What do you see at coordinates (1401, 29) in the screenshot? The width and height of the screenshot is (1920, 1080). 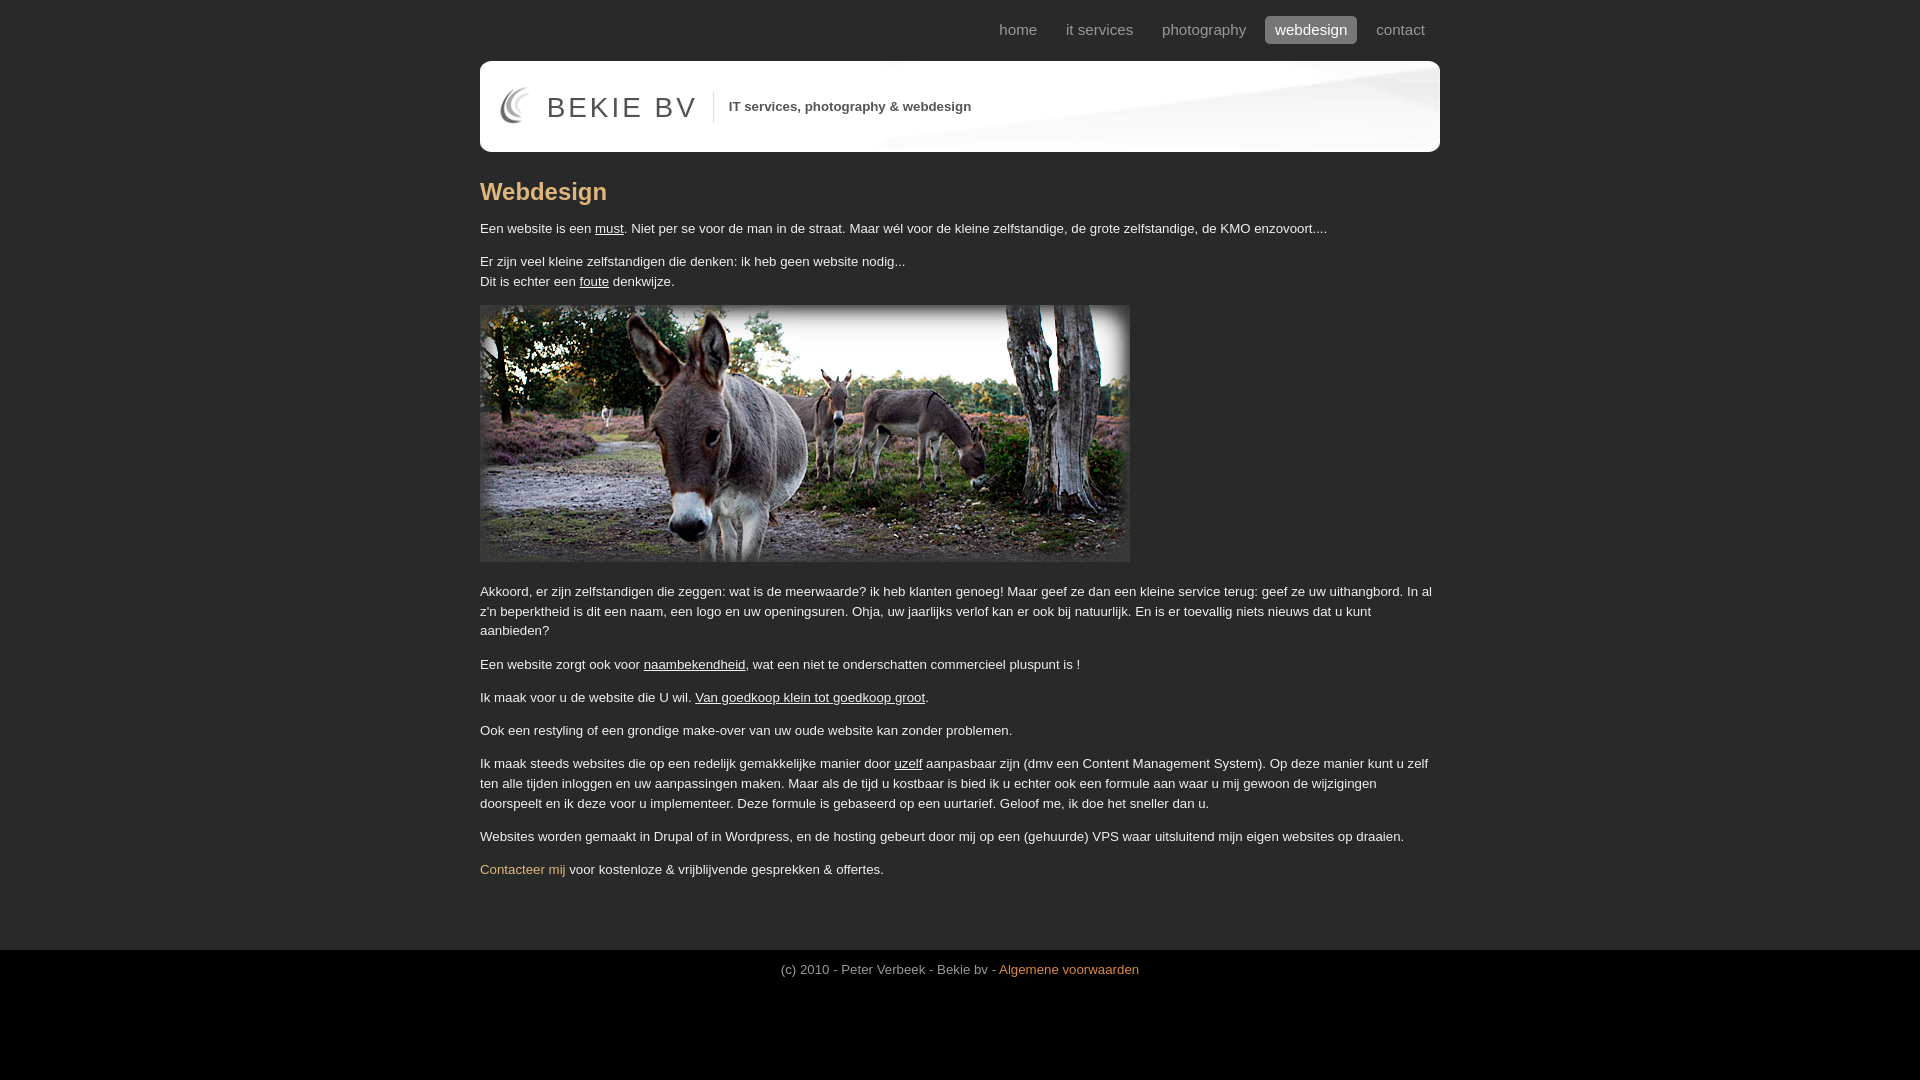 I see `'contact'` at bounding box center [1401, 29].